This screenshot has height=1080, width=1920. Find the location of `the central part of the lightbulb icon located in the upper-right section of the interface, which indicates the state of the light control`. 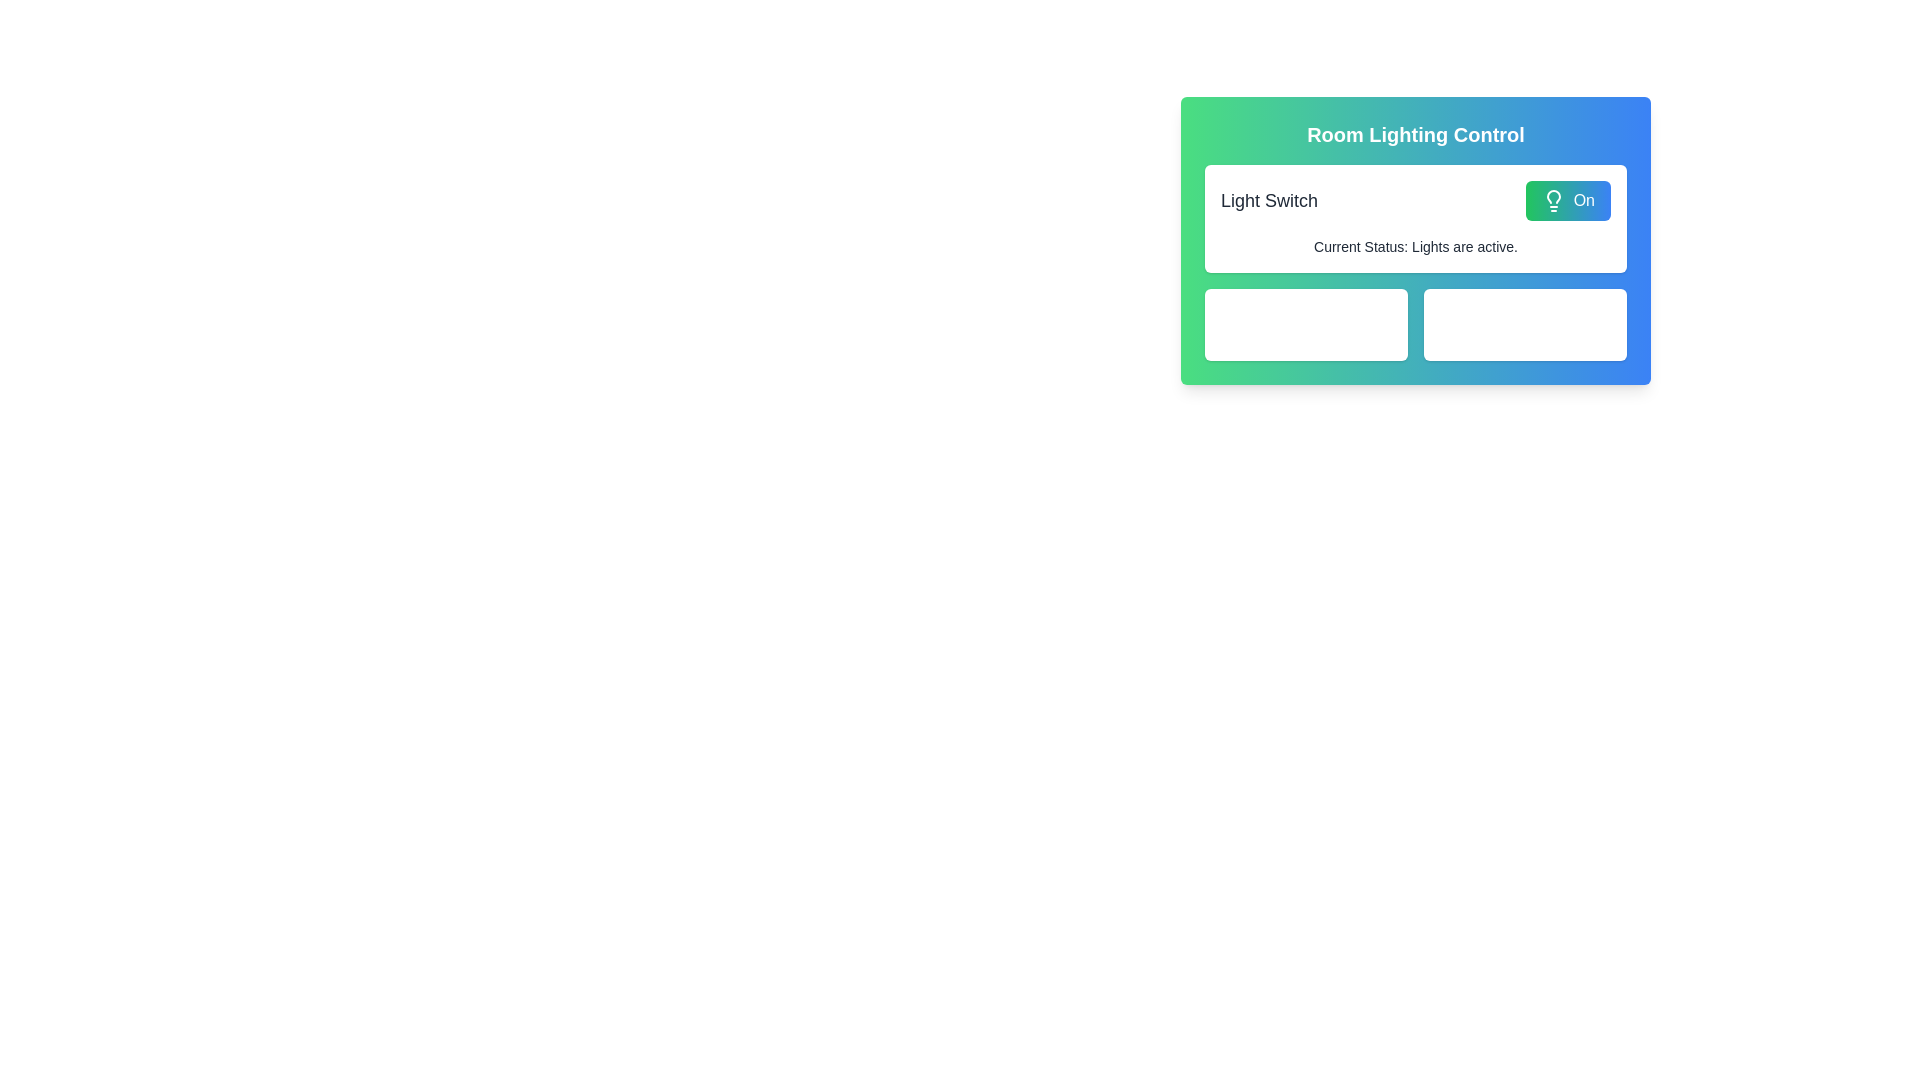

the central part of the lightbulb icon located in the upper-right section of the interface, which indicates the state of the light control is located at coordinates (1552, 196).